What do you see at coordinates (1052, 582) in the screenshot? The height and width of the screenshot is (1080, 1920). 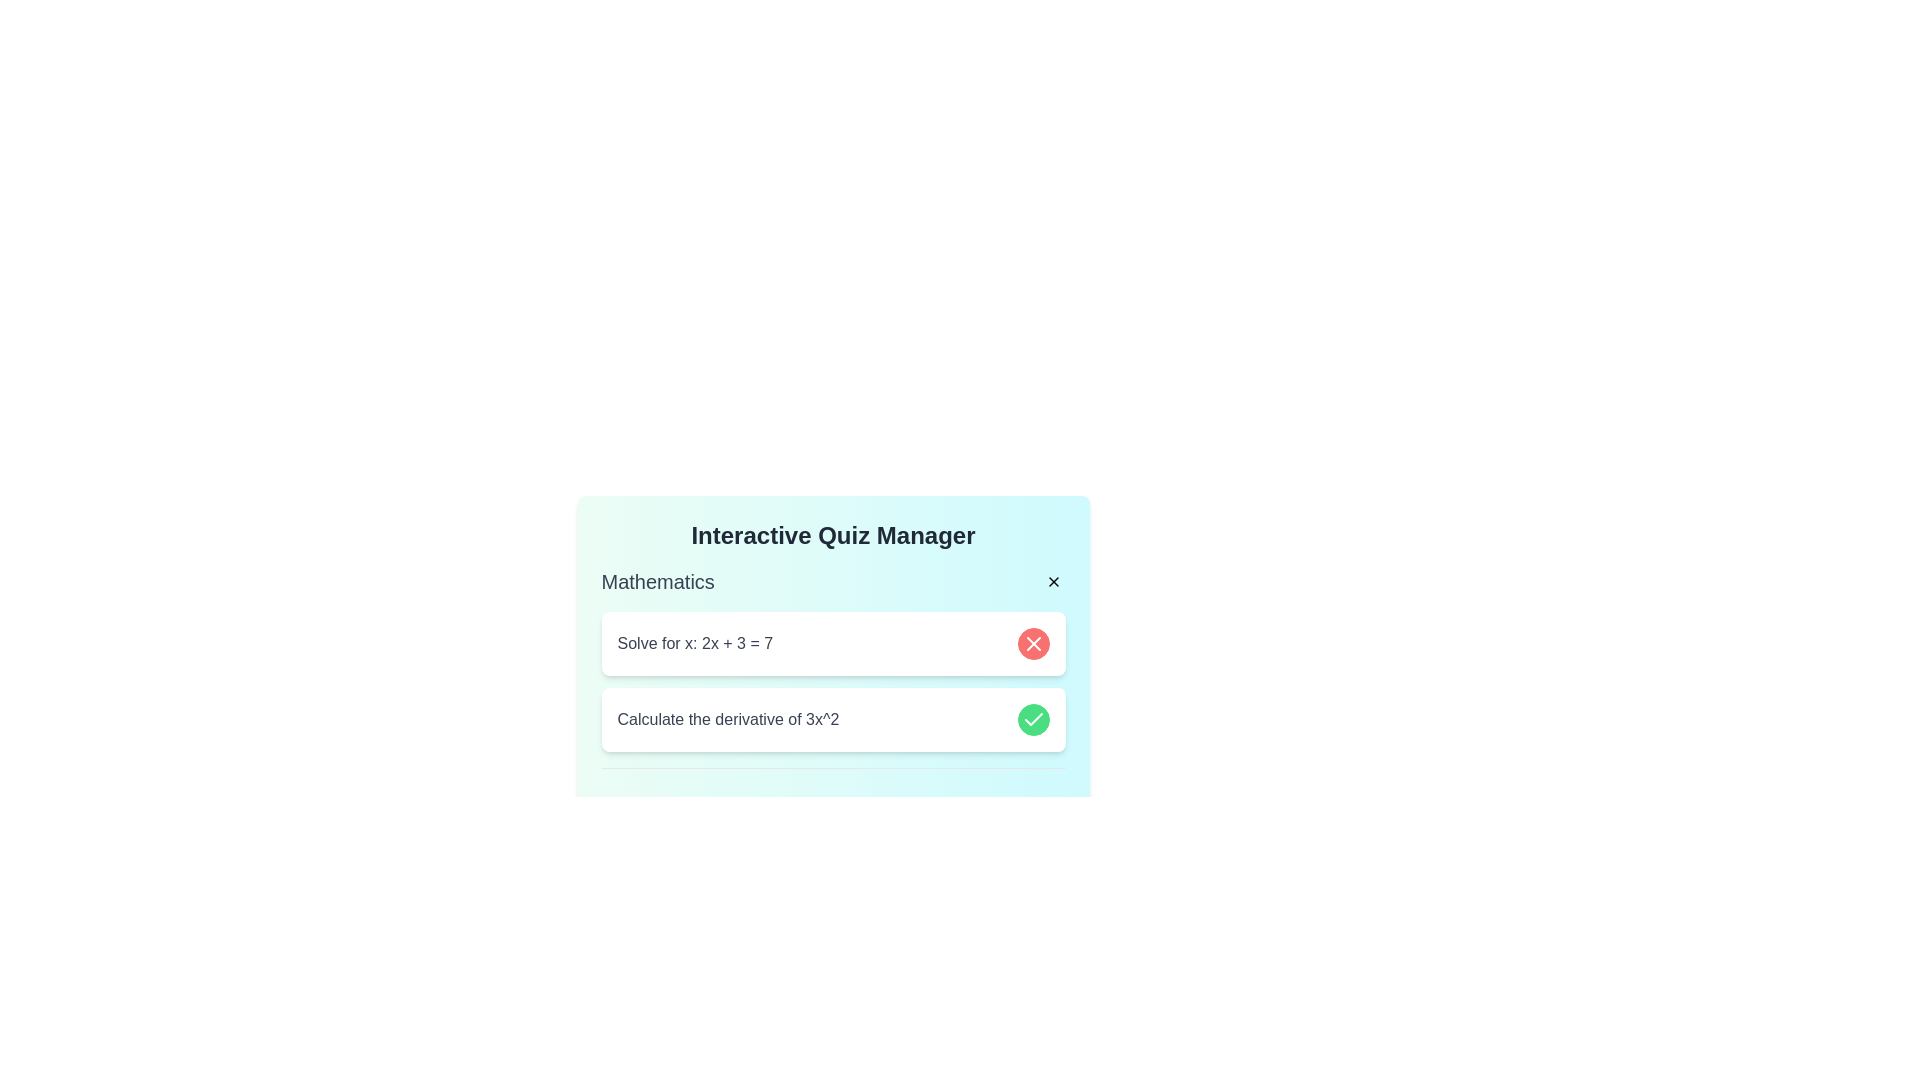 I see `the close button located in the top-right corner of the 'Interactive Quiz Manager' panel` at bounding box center [1052, 582].